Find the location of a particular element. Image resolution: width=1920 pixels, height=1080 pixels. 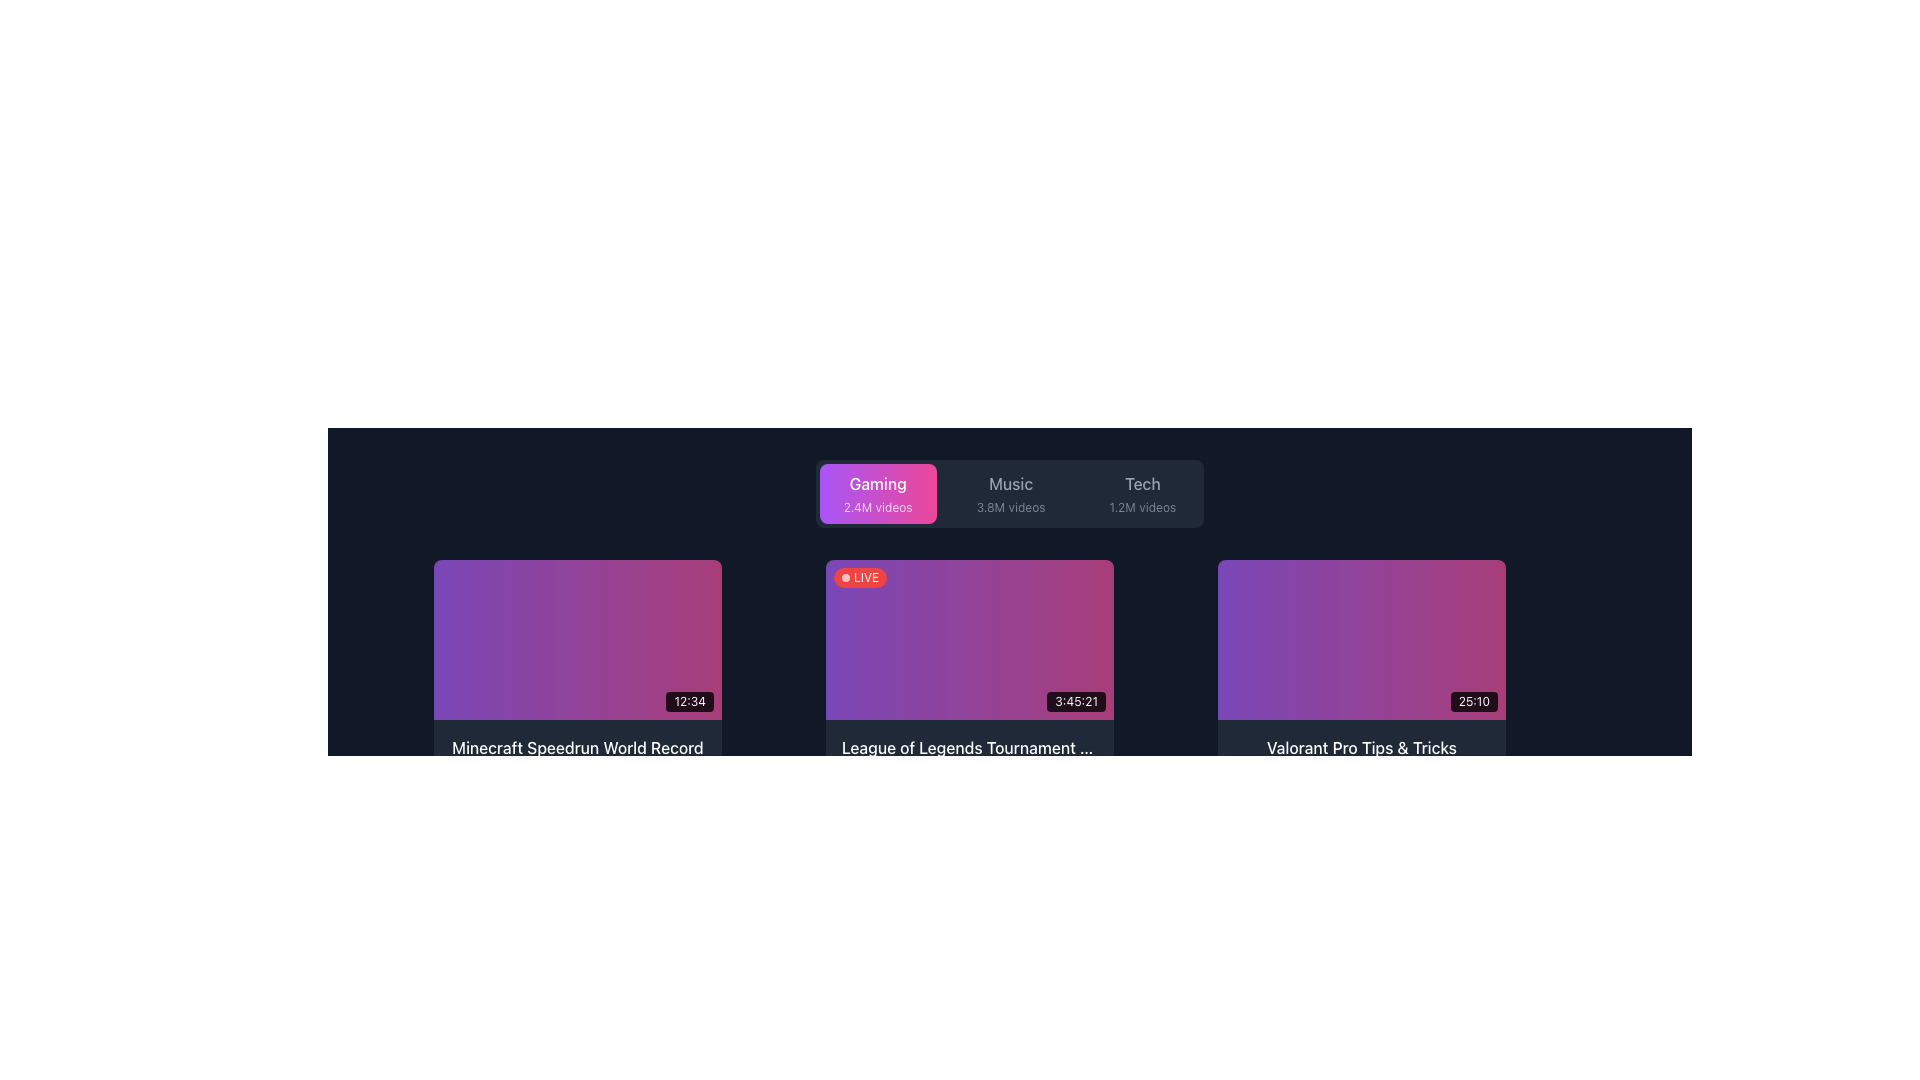

the static text label displaying 'Valorant Pro Tips & Tricks' located at the bottom-center of the video card is located at coordinates (1361, 748).